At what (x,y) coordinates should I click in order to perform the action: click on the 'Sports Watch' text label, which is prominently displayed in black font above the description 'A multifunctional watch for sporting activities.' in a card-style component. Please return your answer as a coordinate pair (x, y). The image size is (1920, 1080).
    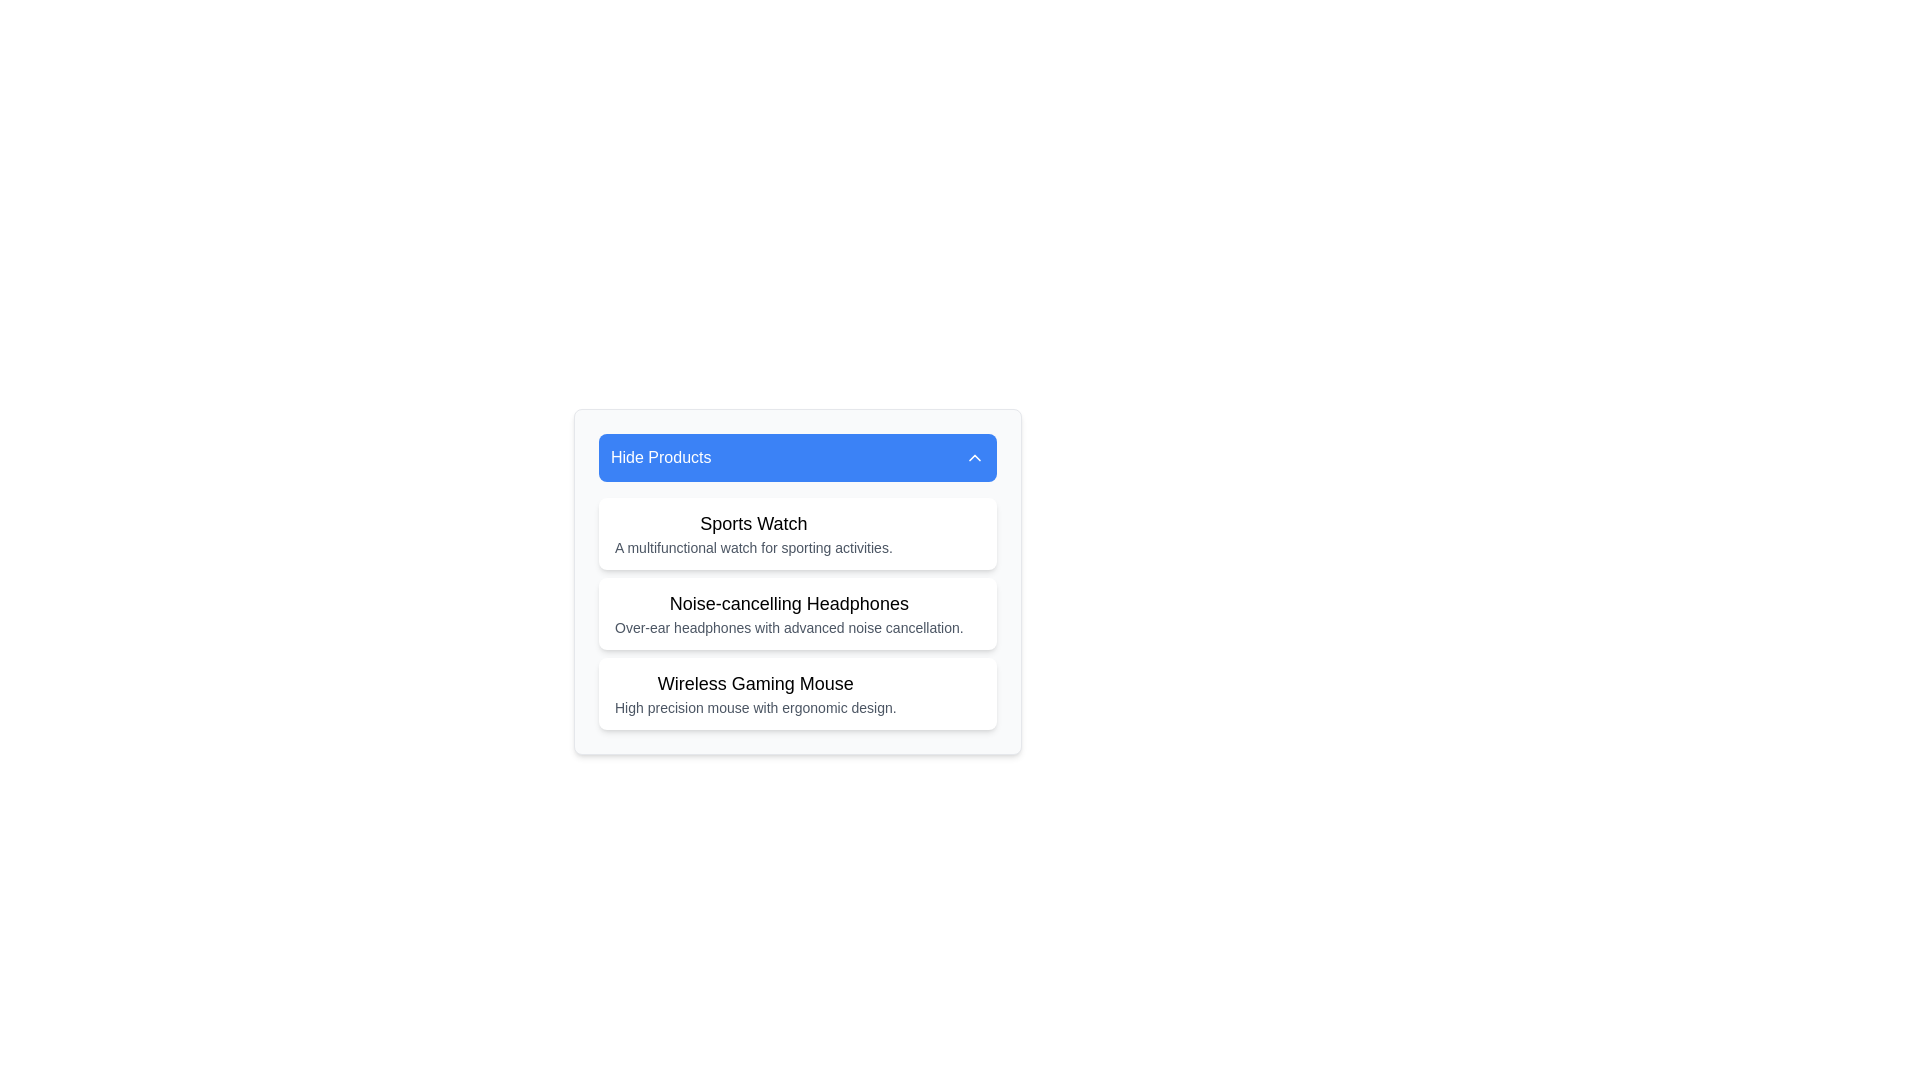
    Looking at the image, I should click on (752, 523).